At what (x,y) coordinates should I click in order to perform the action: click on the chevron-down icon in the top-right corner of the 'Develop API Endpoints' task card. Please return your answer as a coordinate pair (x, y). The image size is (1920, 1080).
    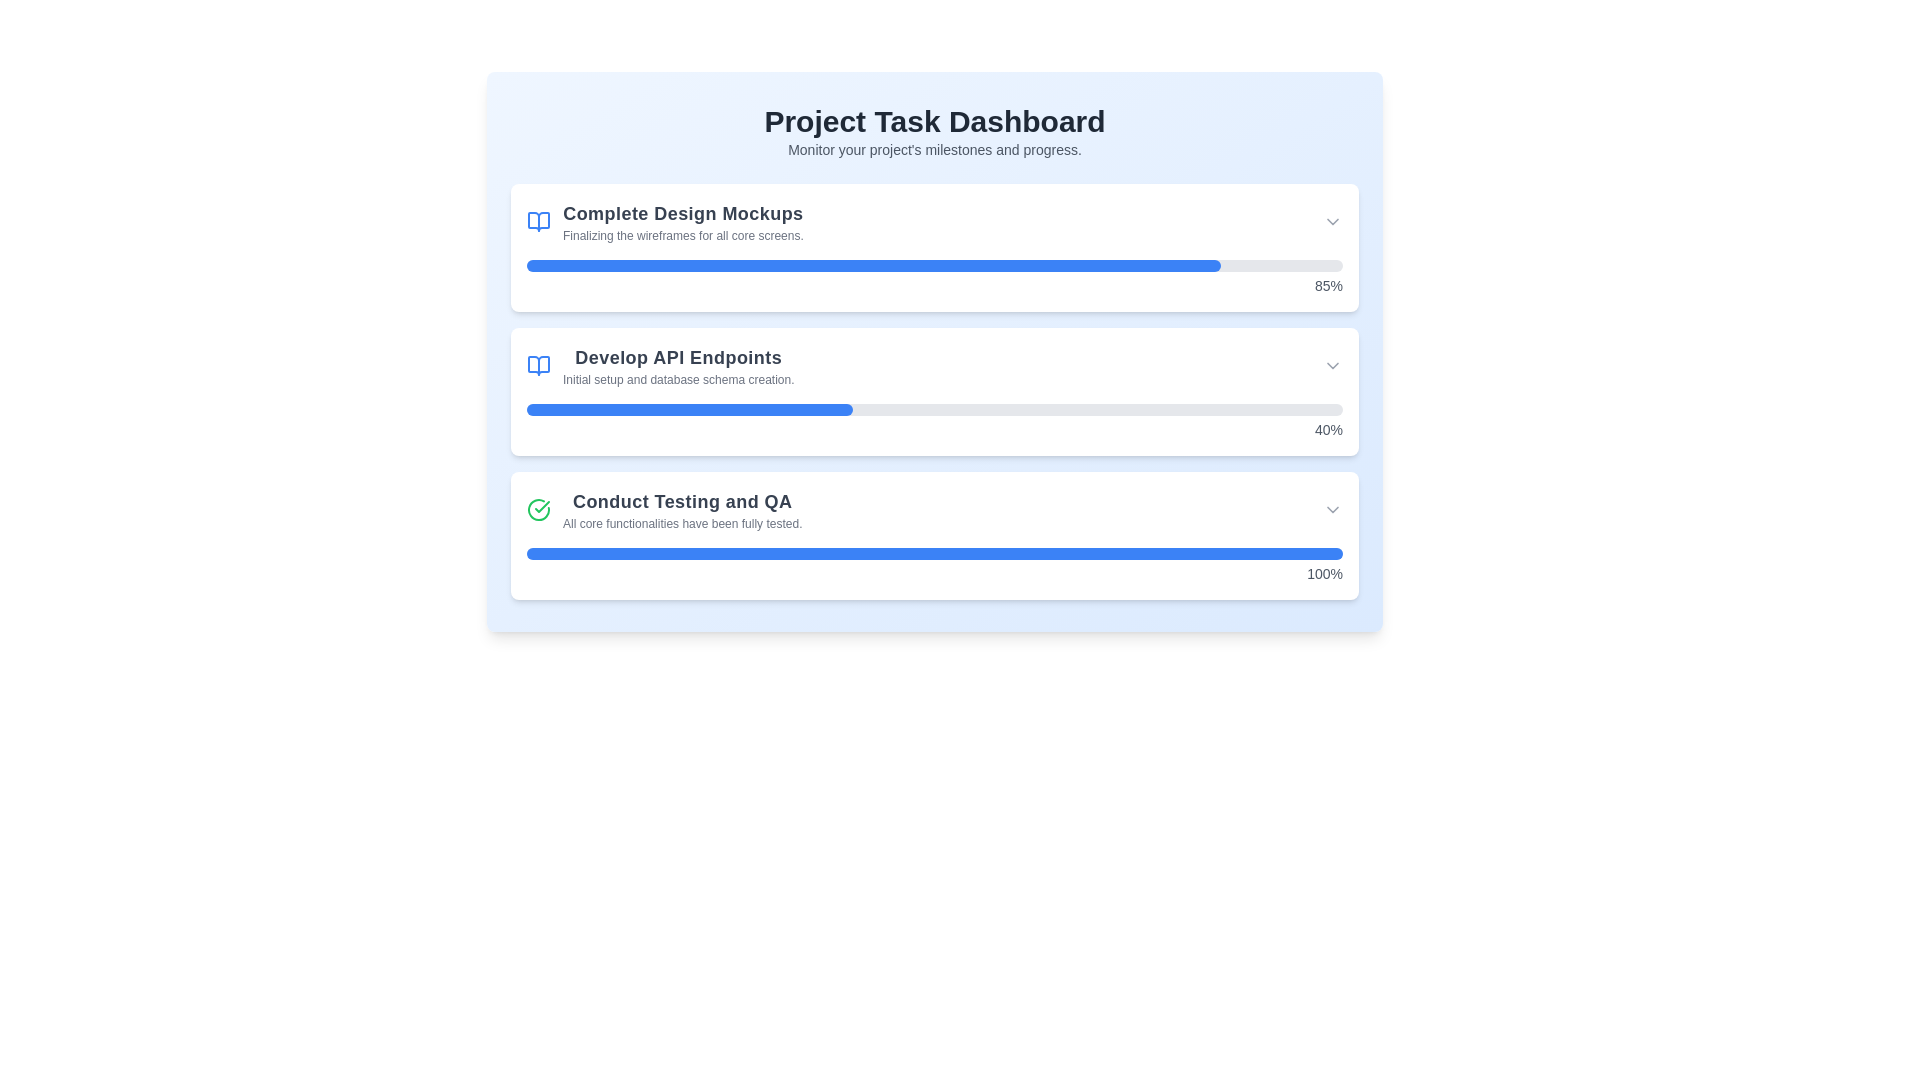
    Looking at the image, I should click on (1333, 366).